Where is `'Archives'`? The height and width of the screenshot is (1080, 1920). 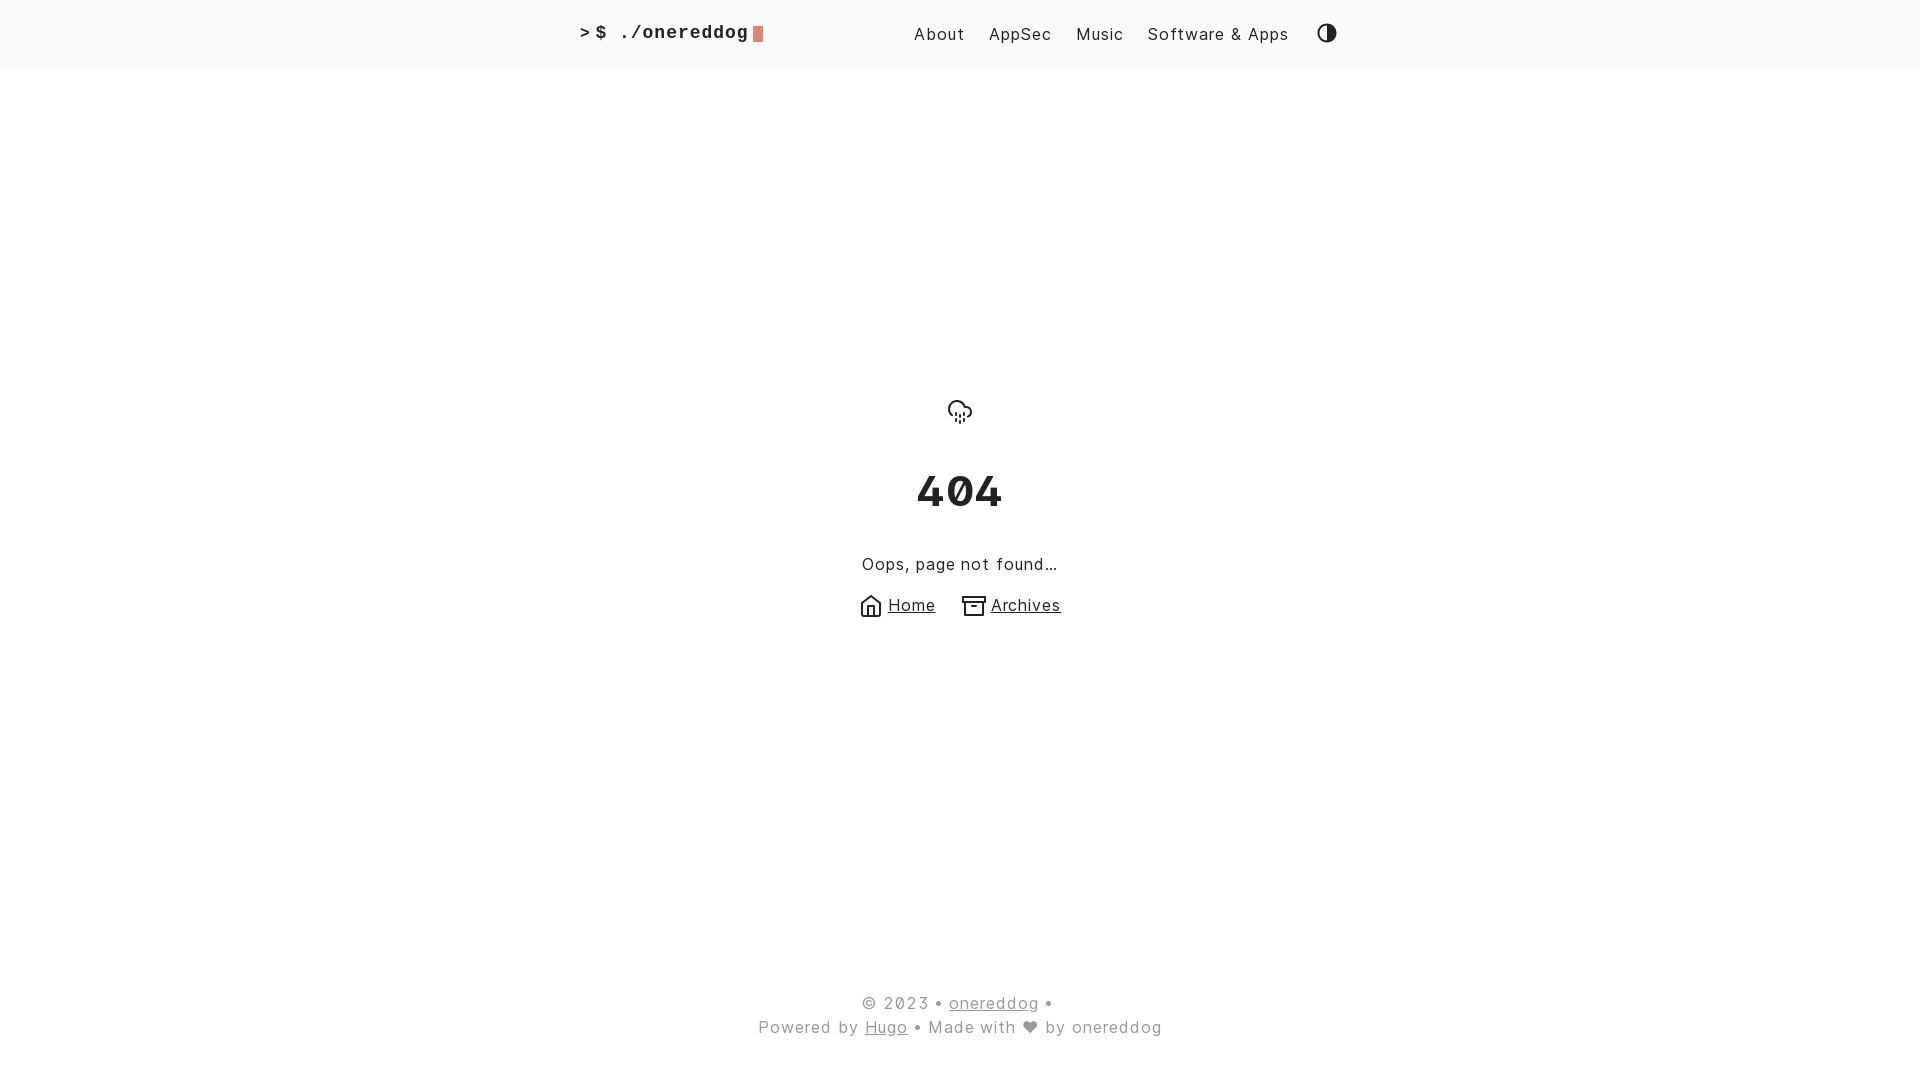
'Archives' is located at coordinates (1012, 603).